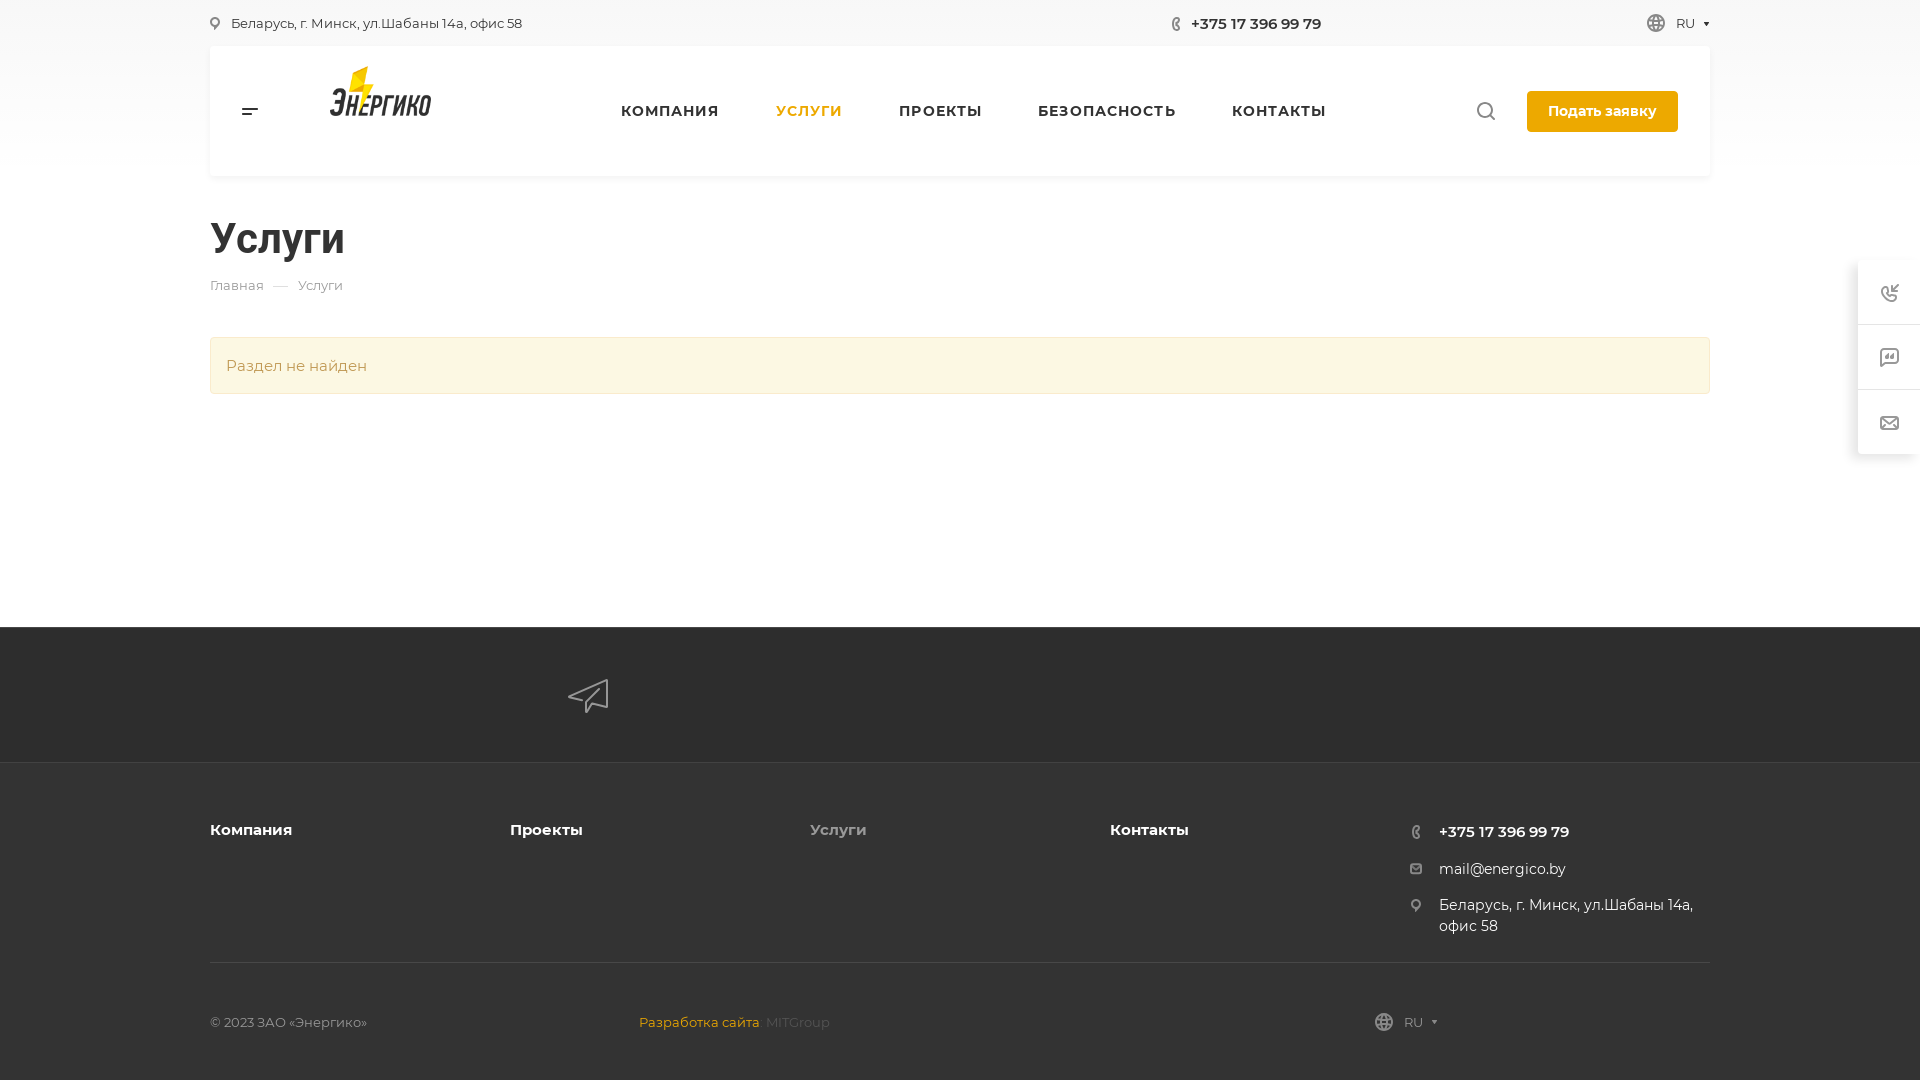  Describe the element at coordinates (1502, 867) in the screenshot. I see `'mail@energico.by'` at that location.